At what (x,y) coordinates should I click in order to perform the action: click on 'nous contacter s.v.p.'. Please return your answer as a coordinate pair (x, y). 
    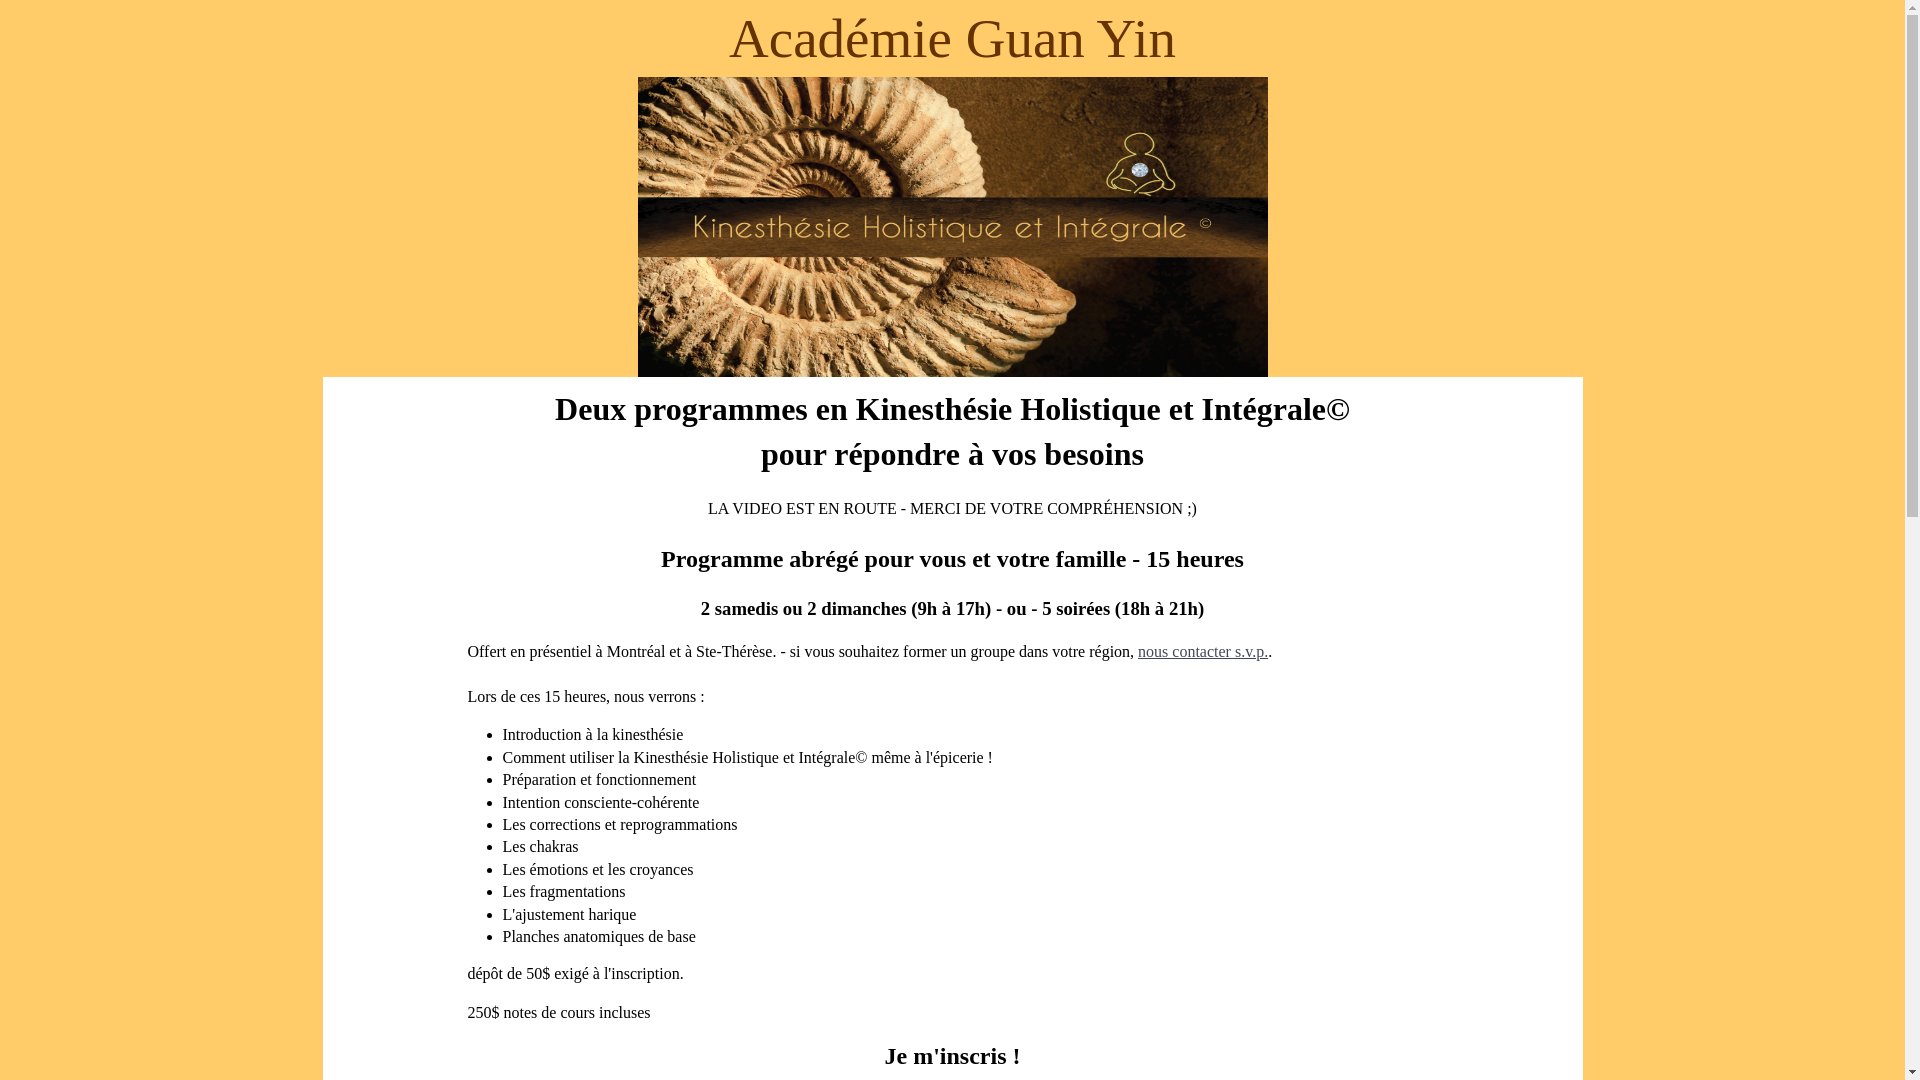
    Looking at the image, I should click on (1202, 651).